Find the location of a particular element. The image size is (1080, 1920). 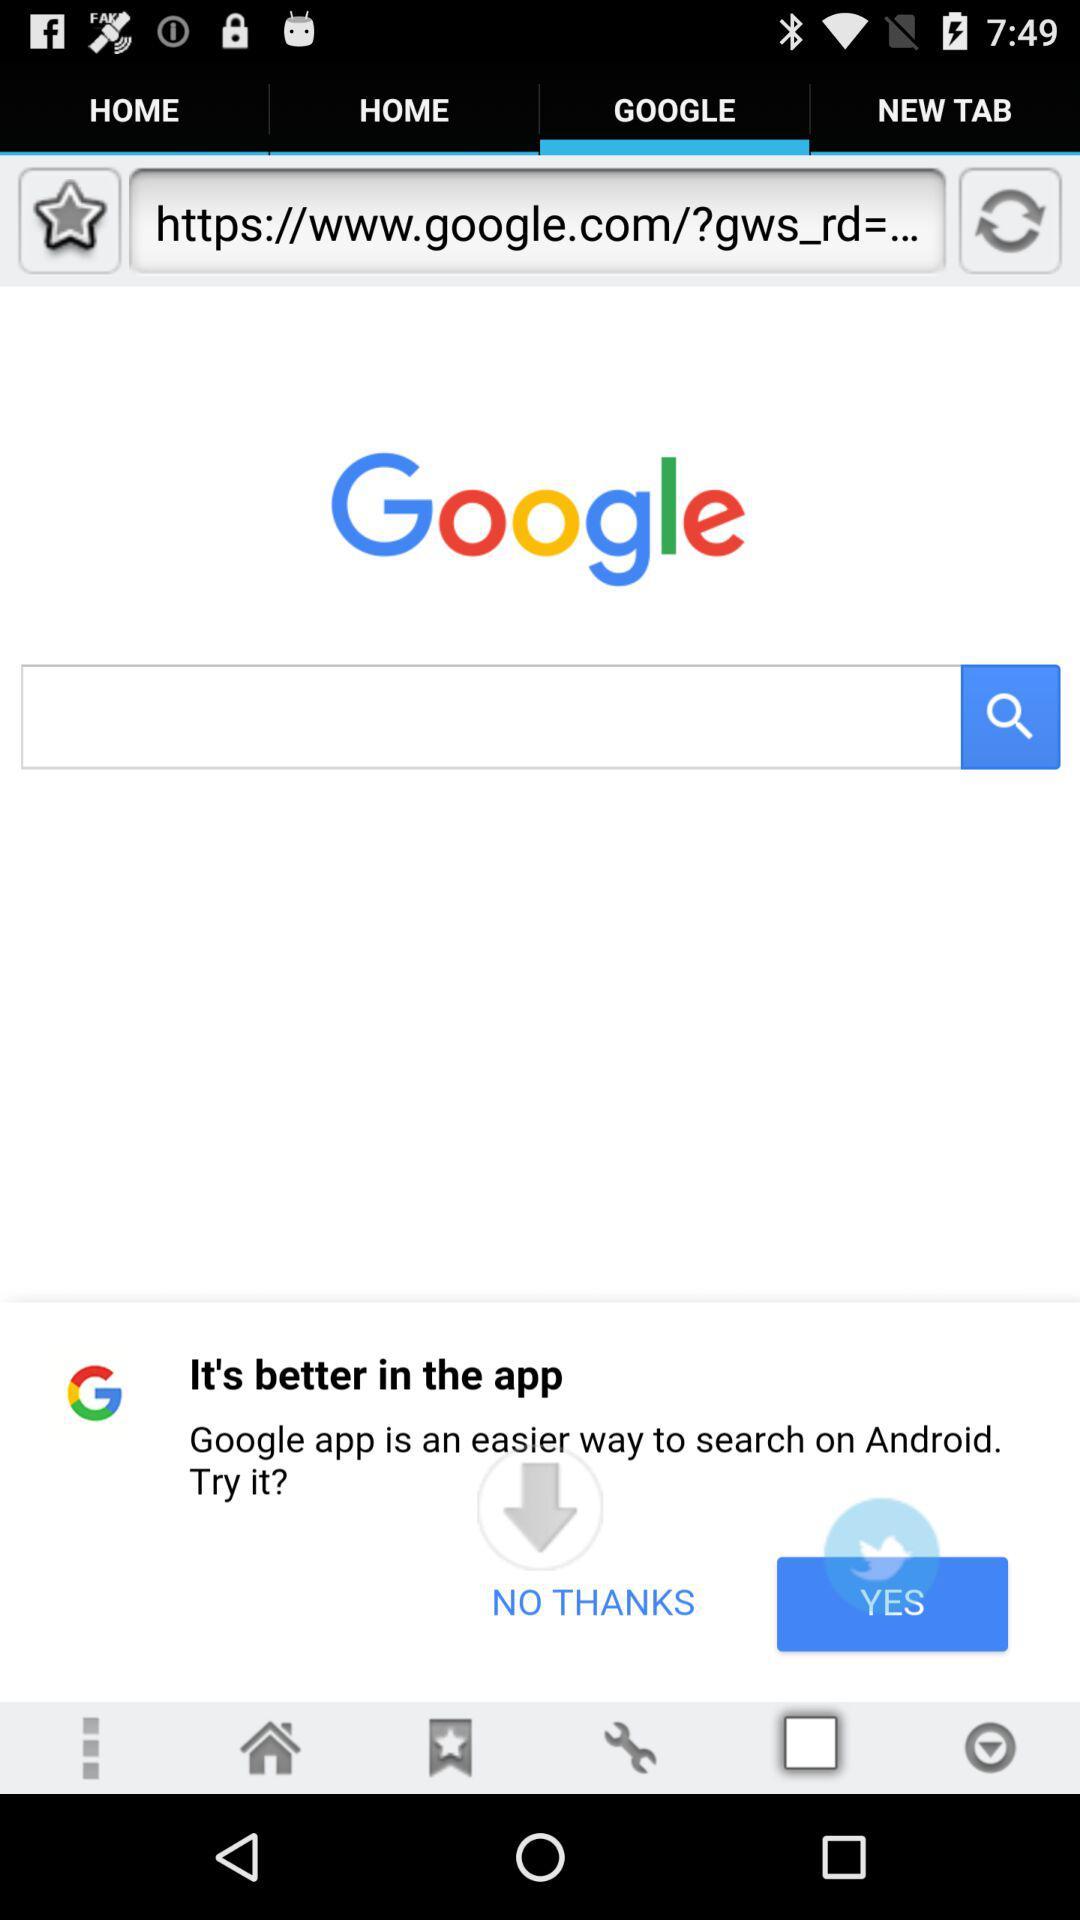

setting is located at coordinates (628, 1746).